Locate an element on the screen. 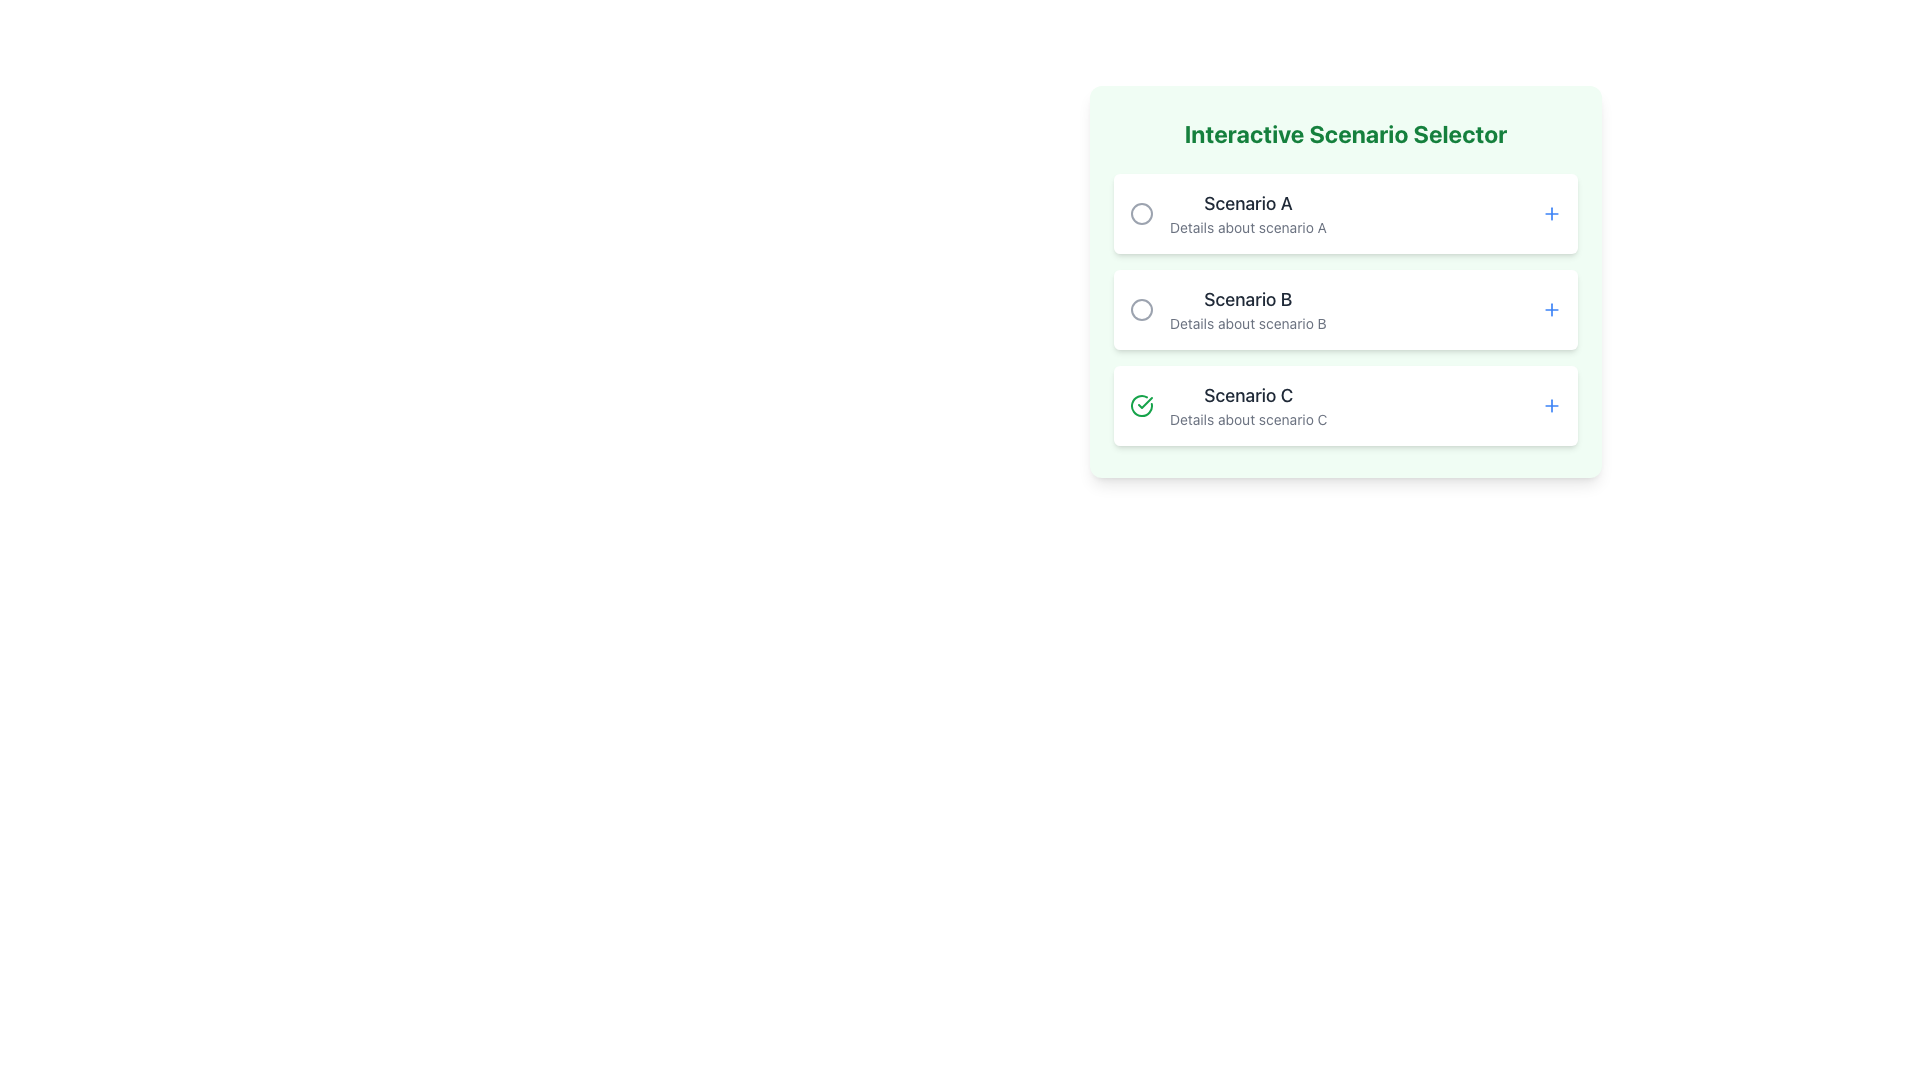 The height and width of the screenshot is (1080, 1920). the blue plus sign icon located at the far right of the 'Scenario C' row in the 'Interactive Scenario Selector' panel is located at coordinates (1550, 405).